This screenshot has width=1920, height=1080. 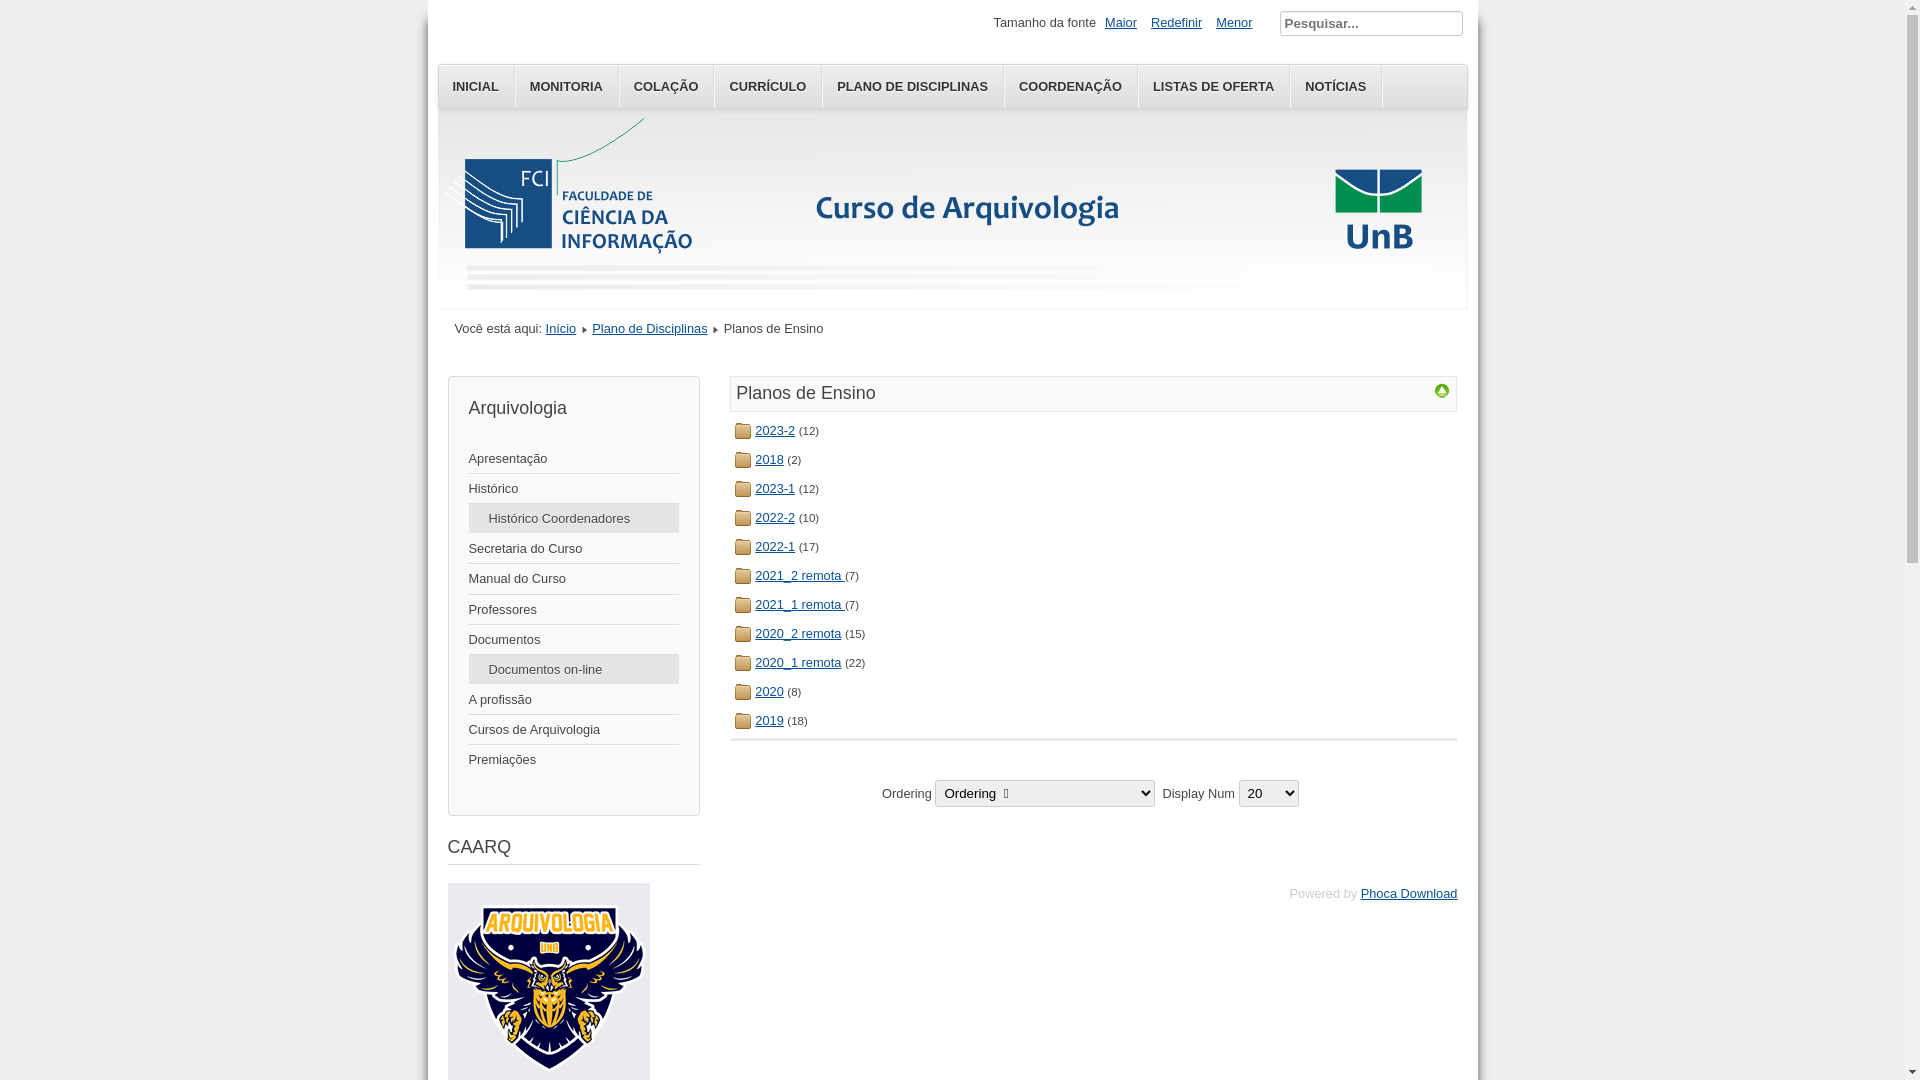 What do you see at coordinates (773, 516) in the screenshot?
I see `'2022-2'` at bounding box center [773, 516].